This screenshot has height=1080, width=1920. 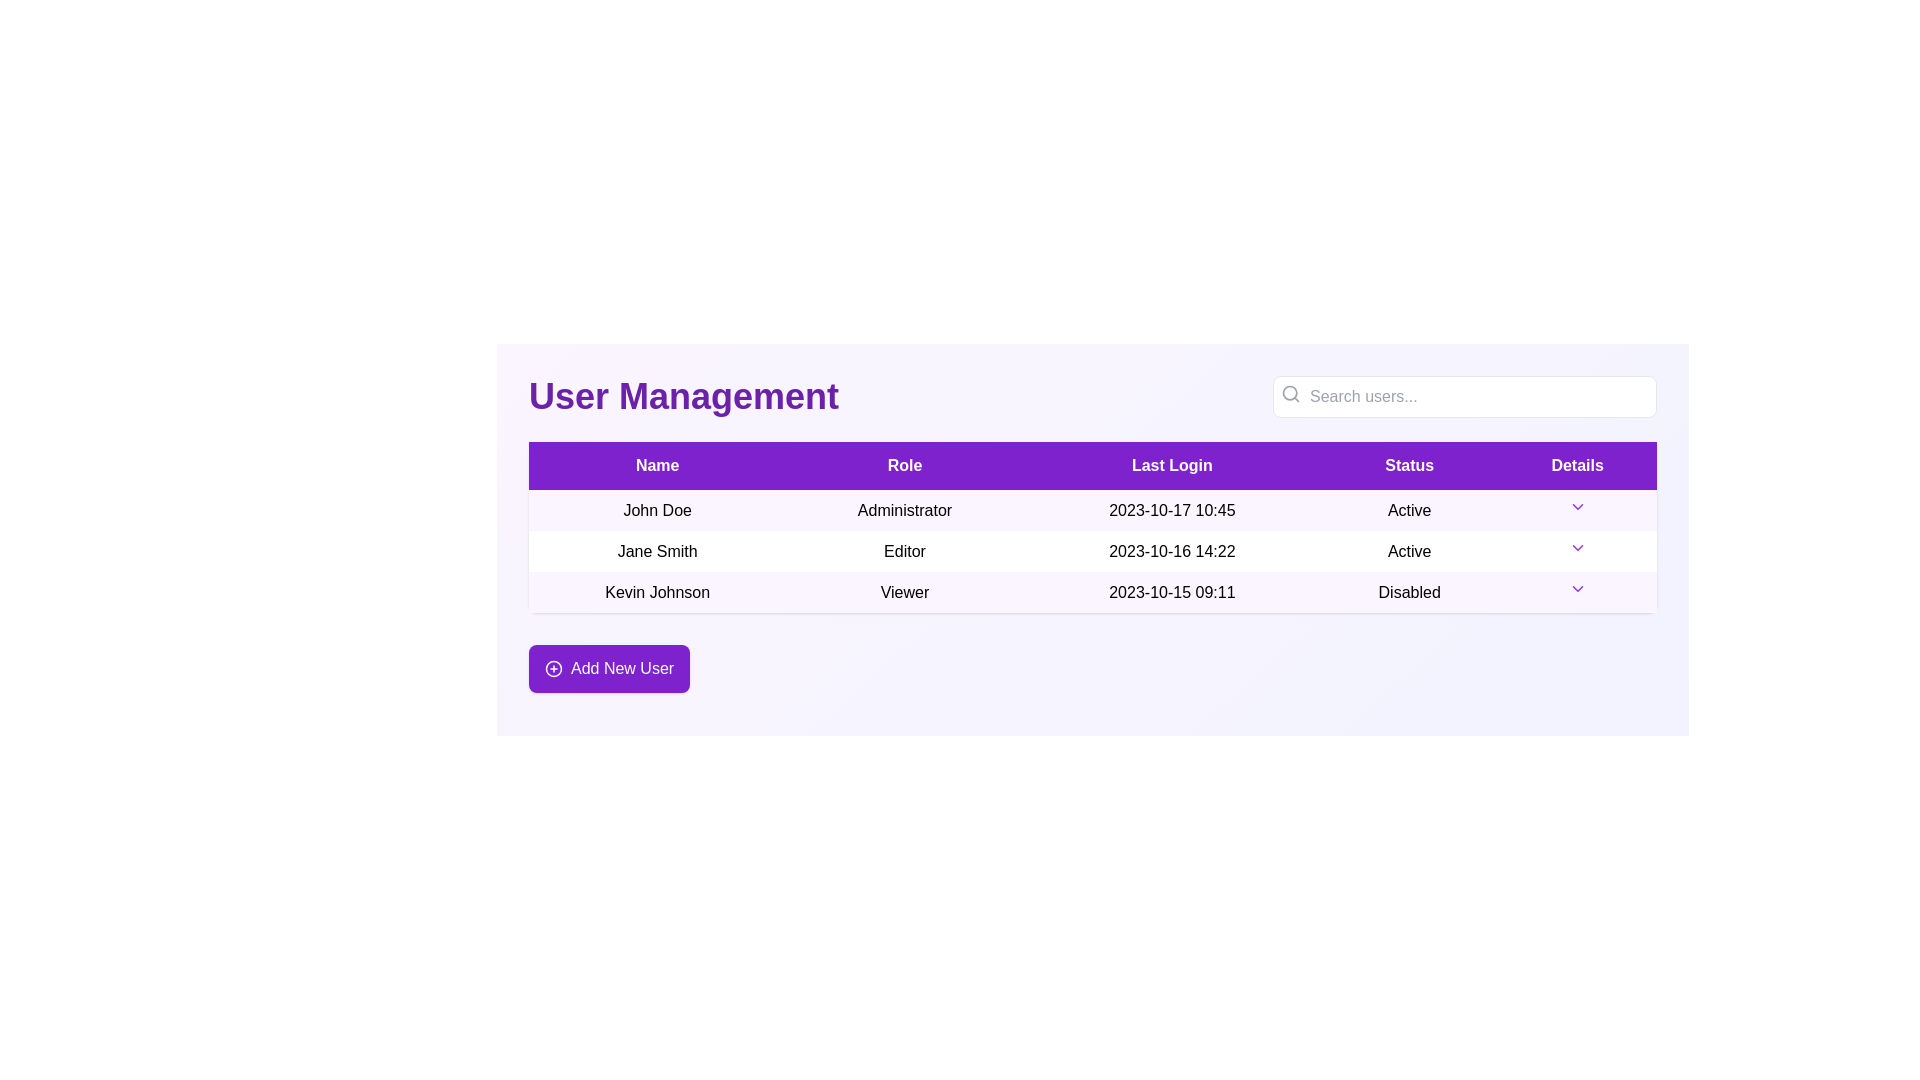 What do you see at coordinates (657, 509) in the screenshot?
I see `on the text display field showing 'John Doe' under the 'Name' column in the structured table` at bounding box center [657, 509].